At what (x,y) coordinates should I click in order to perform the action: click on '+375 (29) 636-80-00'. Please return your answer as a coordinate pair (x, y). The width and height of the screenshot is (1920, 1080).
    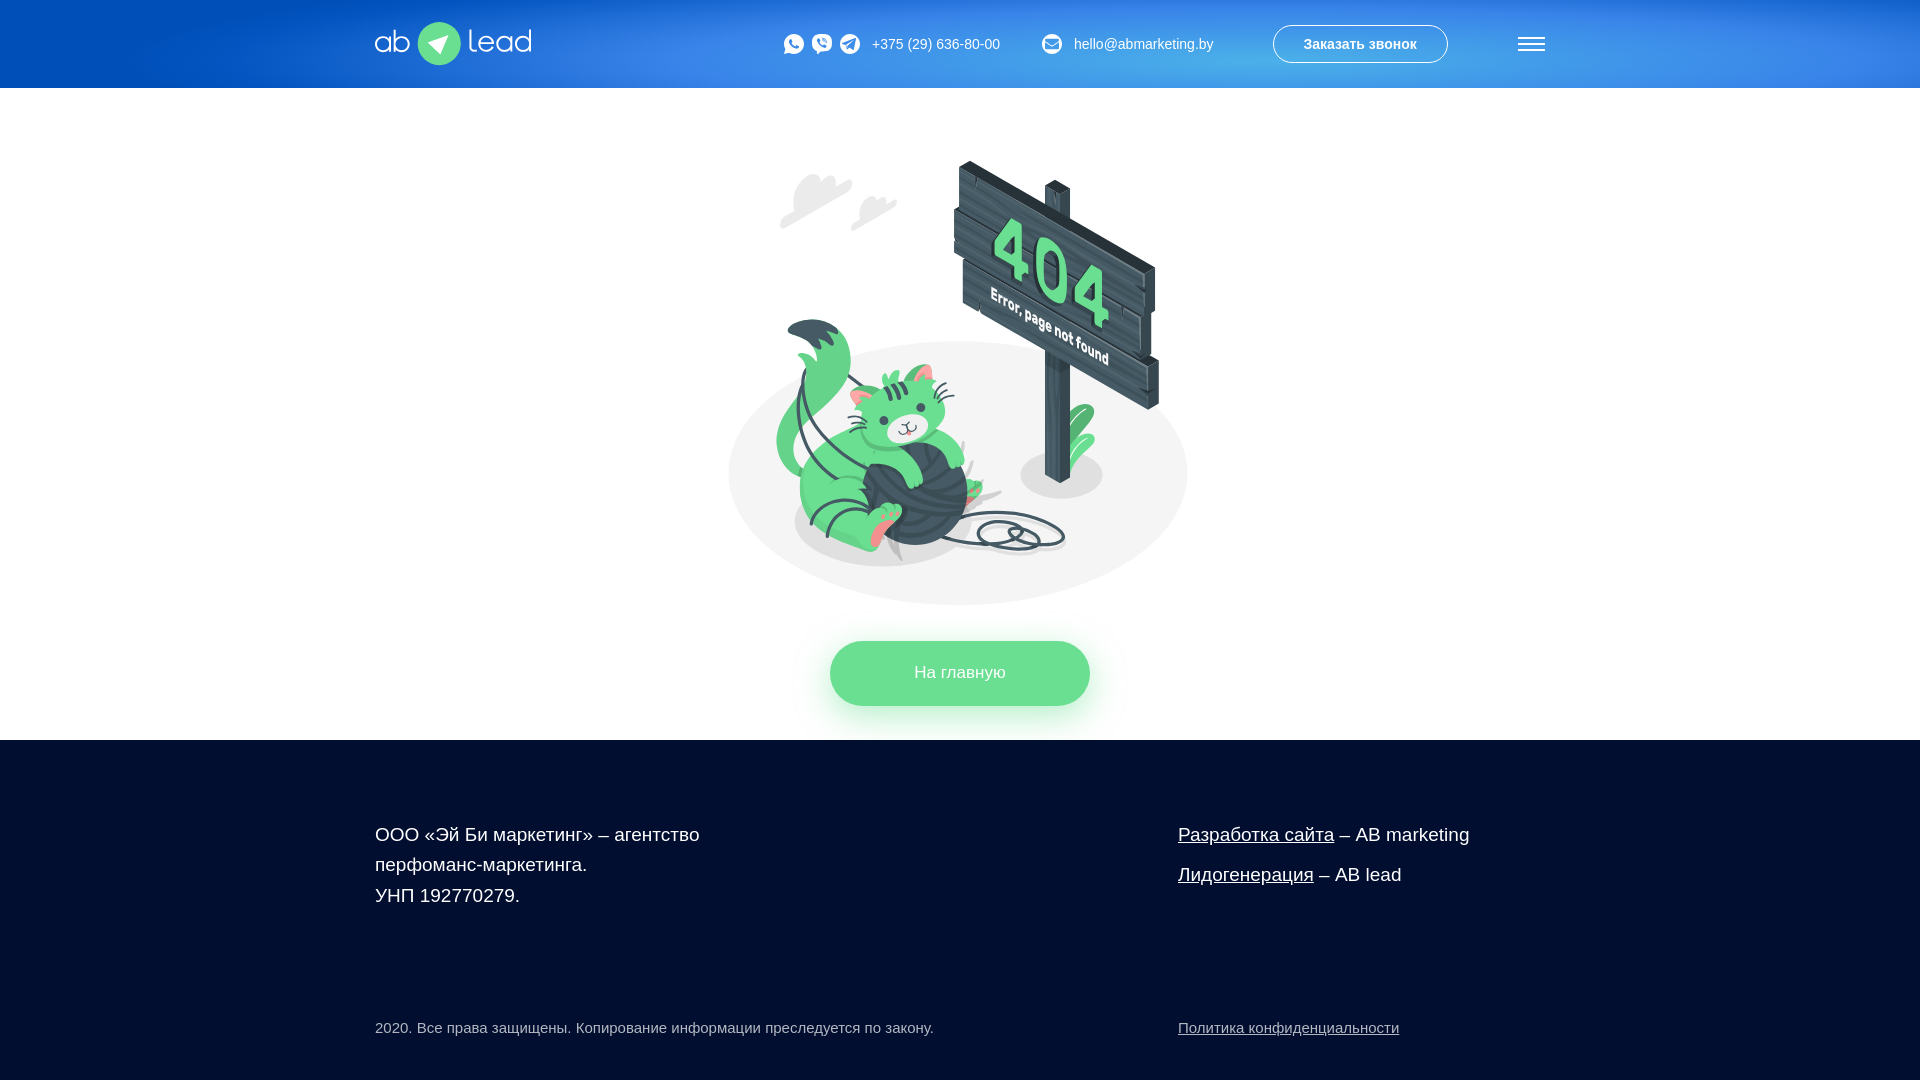
    Looking at the image, I should click on (872, 44).